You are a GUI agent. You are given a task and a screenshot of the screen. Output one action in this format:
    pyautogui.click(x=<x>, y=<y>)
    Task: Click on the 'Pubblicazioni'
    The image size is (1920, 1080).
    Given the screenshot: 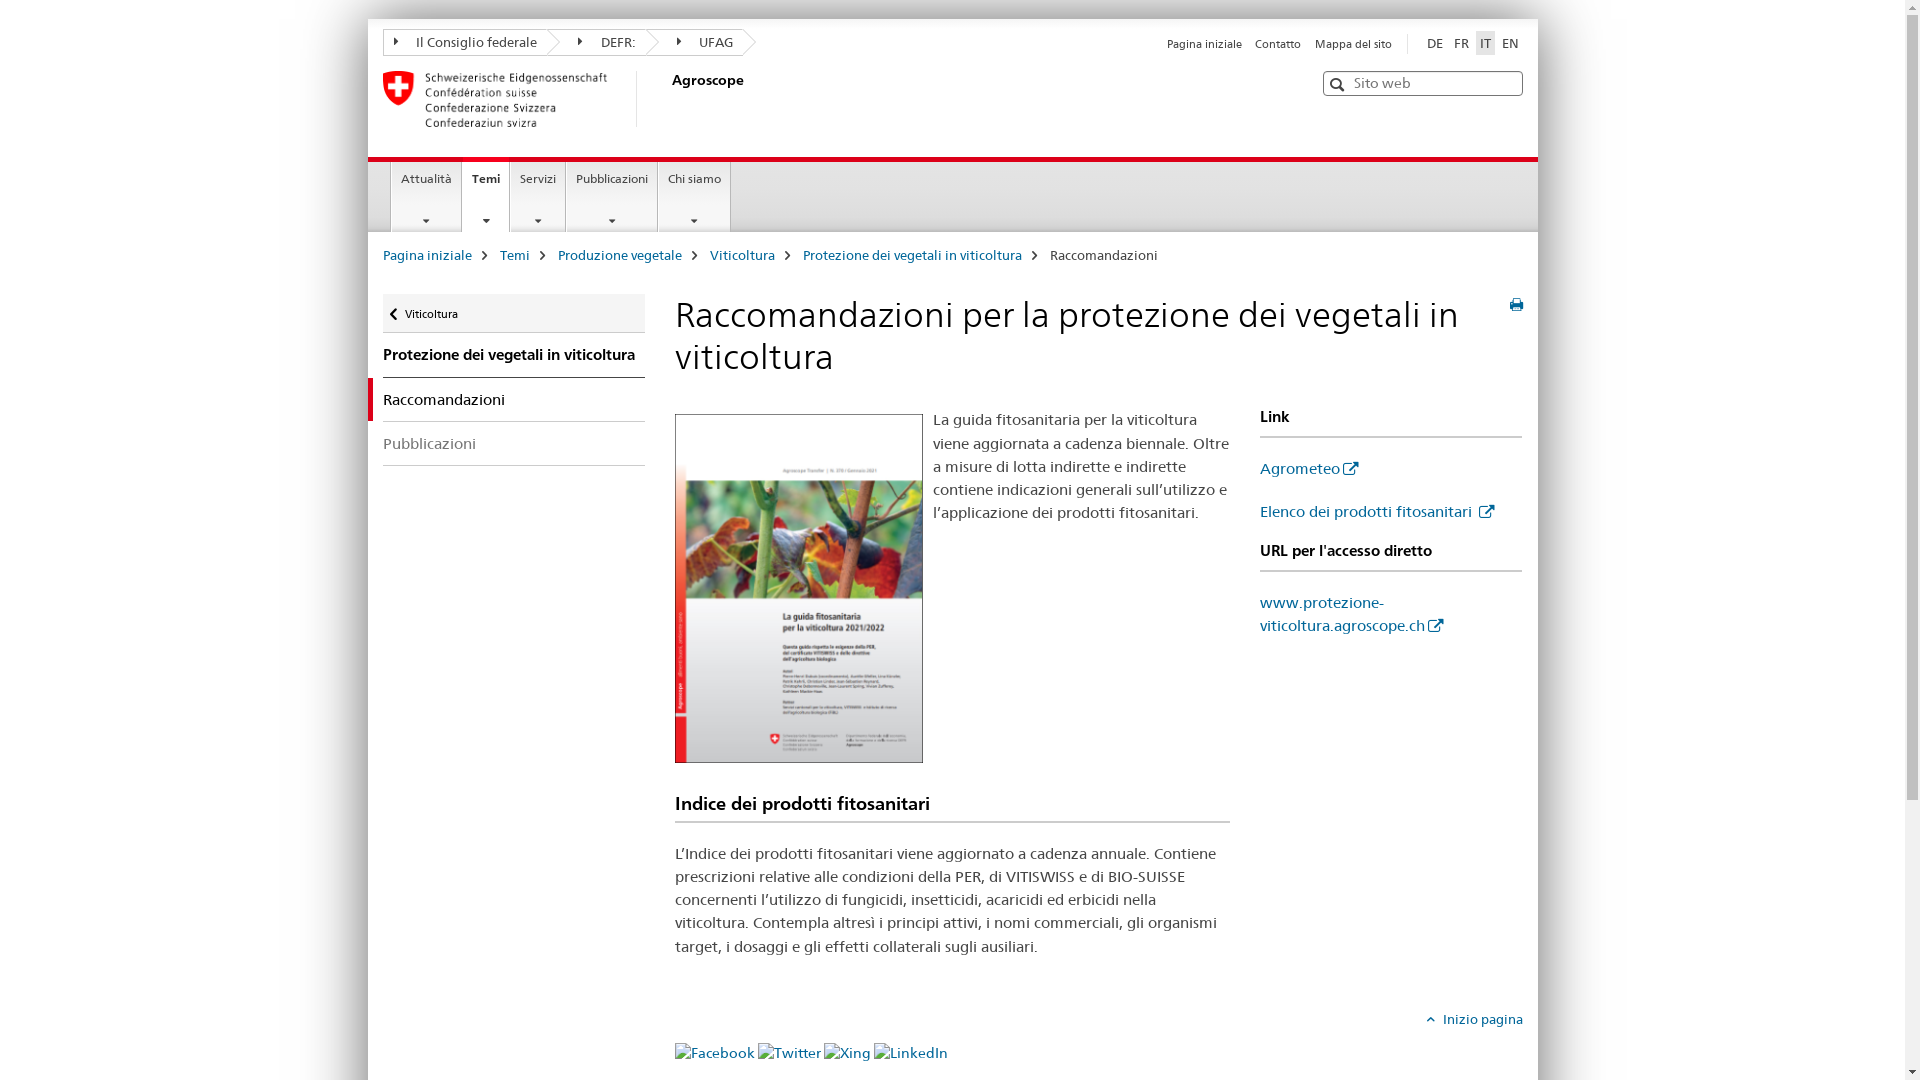 What is the action you would take?
    pyautogui.click(x=610, y=196)
    